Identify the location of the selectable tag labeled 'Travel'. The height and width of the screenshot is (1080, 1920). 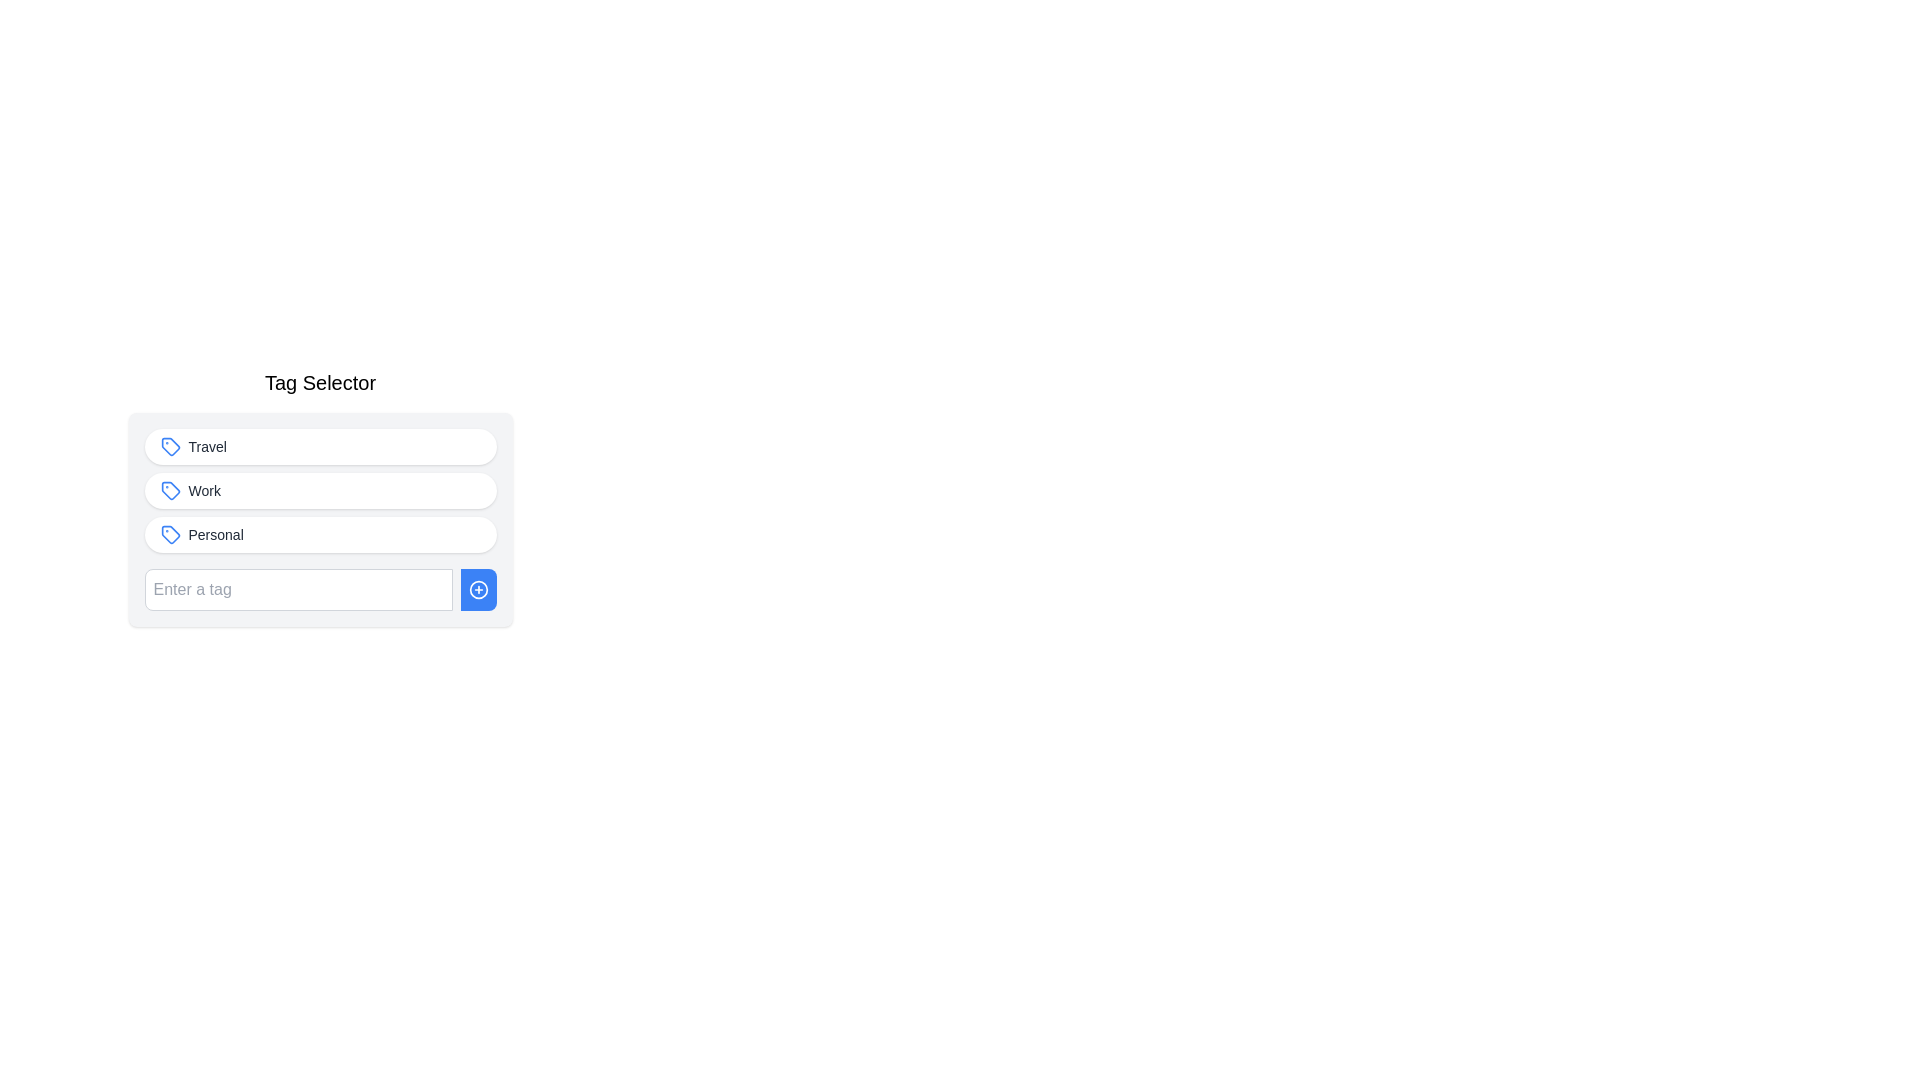
(320, 446).